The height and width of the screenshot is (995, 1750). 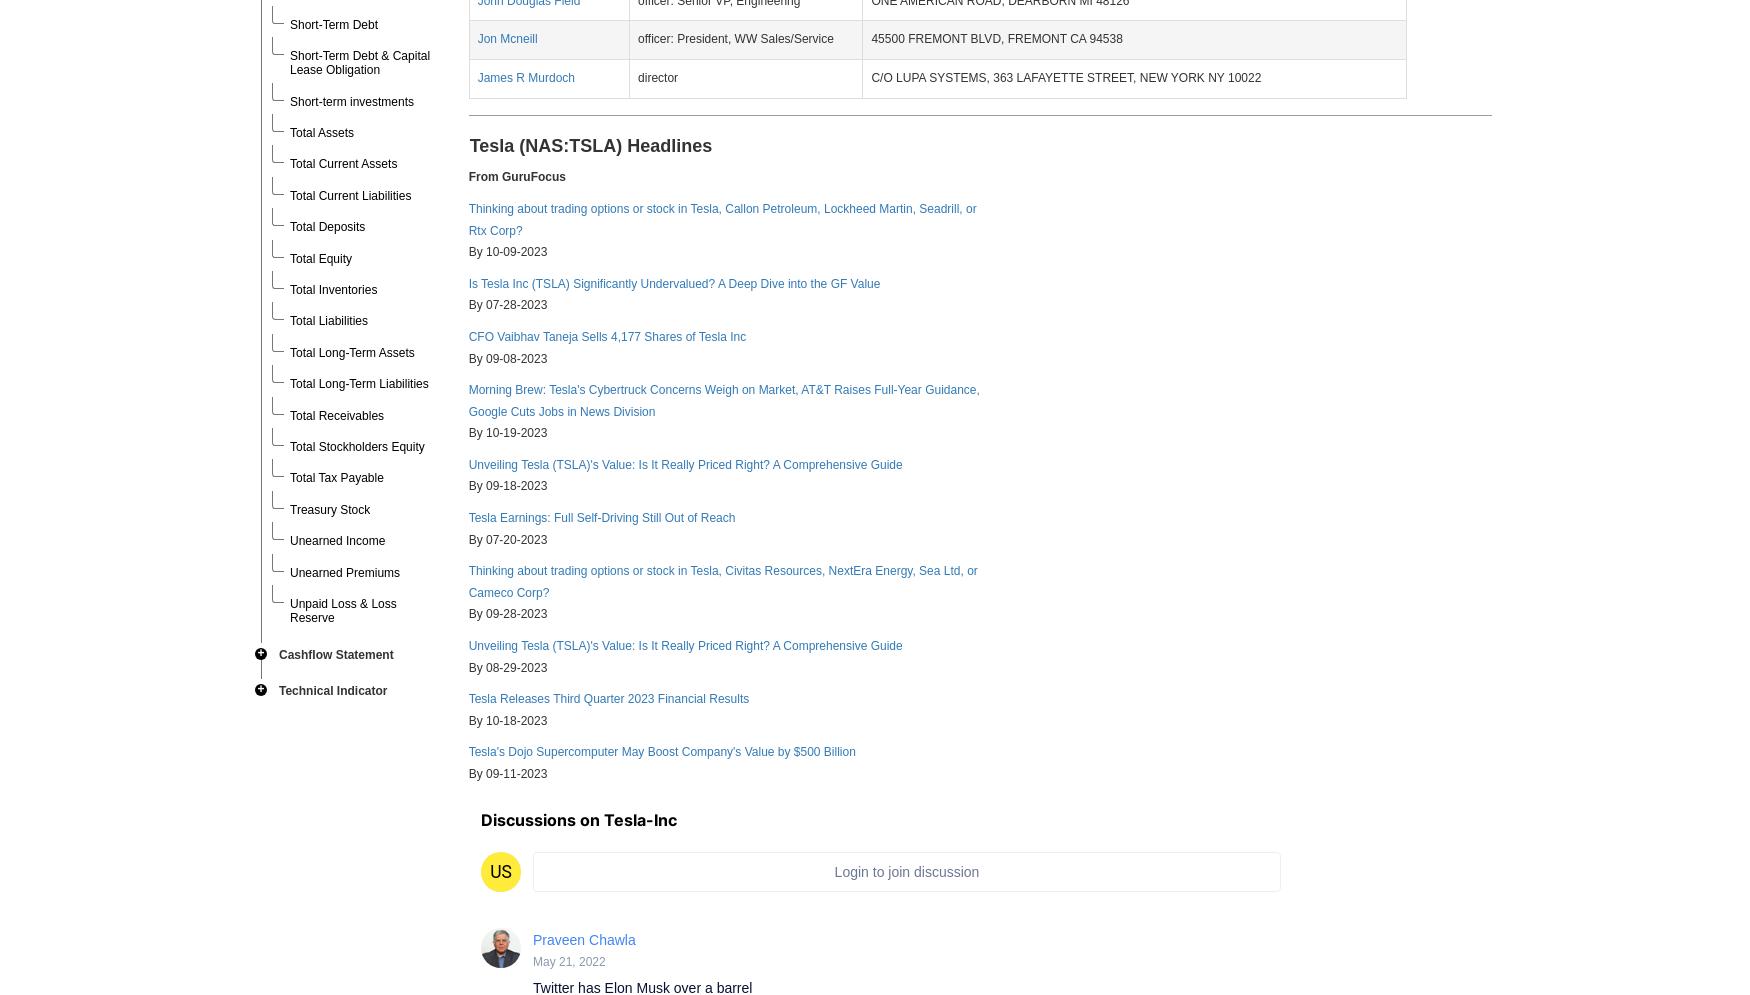 I want to click on 'Total Stockholders Equity', so click(x=357, y=444).